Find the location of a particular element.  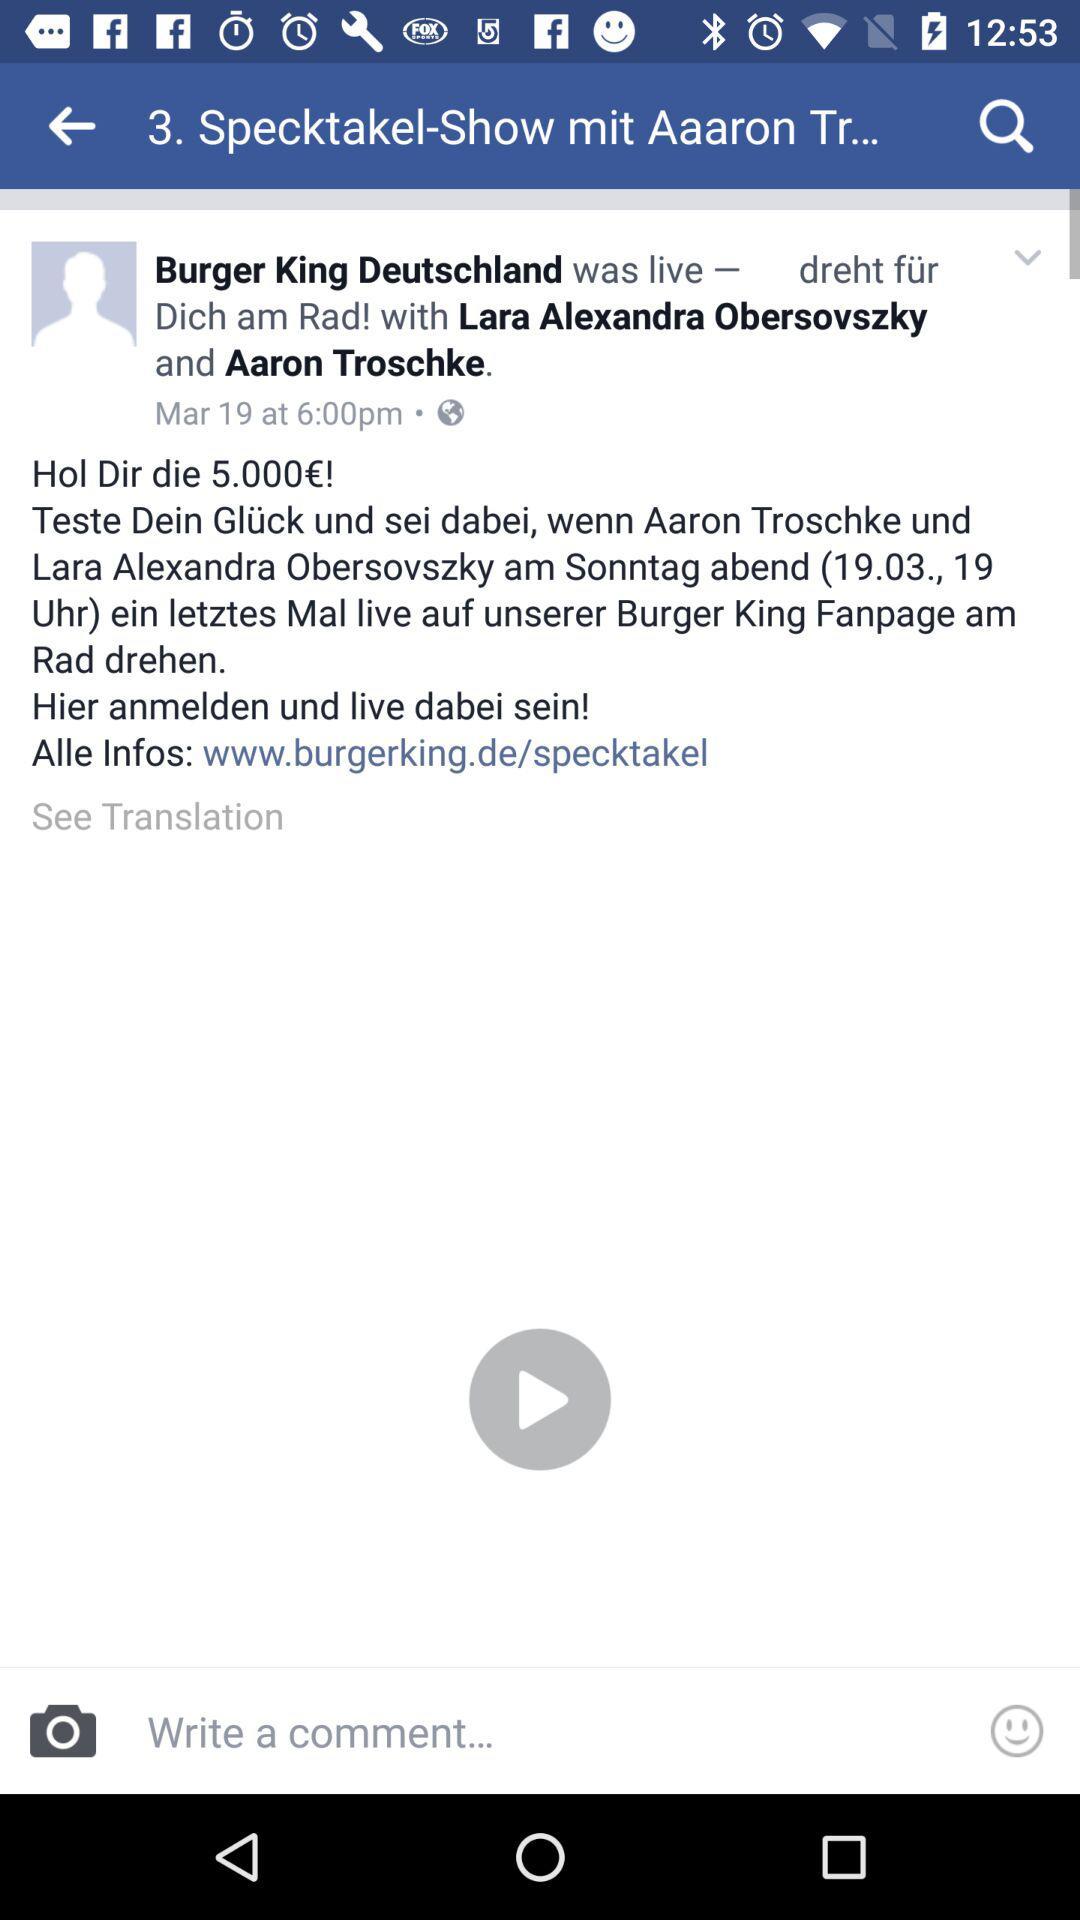

the emoji icon is located at coordinates (1017, 1730).